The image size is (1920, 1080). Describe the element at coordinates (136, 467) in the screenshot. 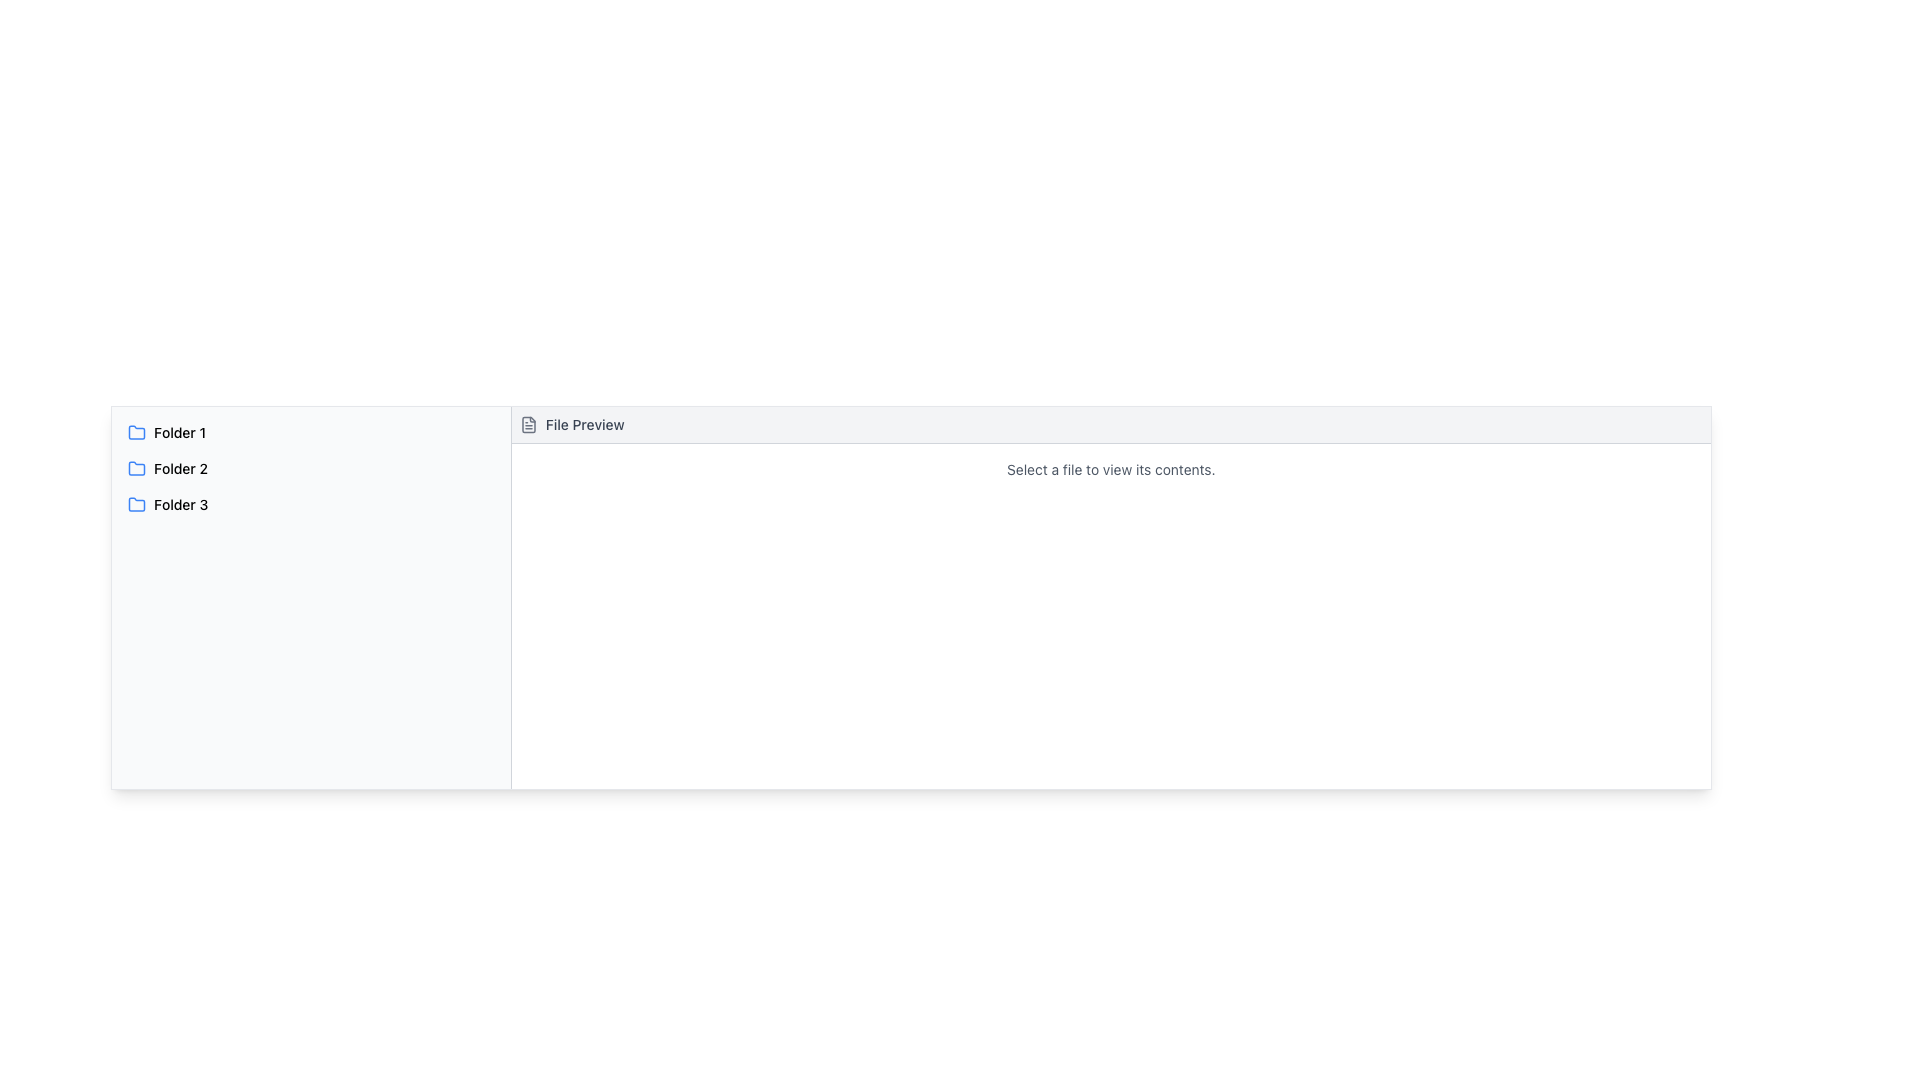

I see `the folder icon labeled 'Folder 2'` at that location.